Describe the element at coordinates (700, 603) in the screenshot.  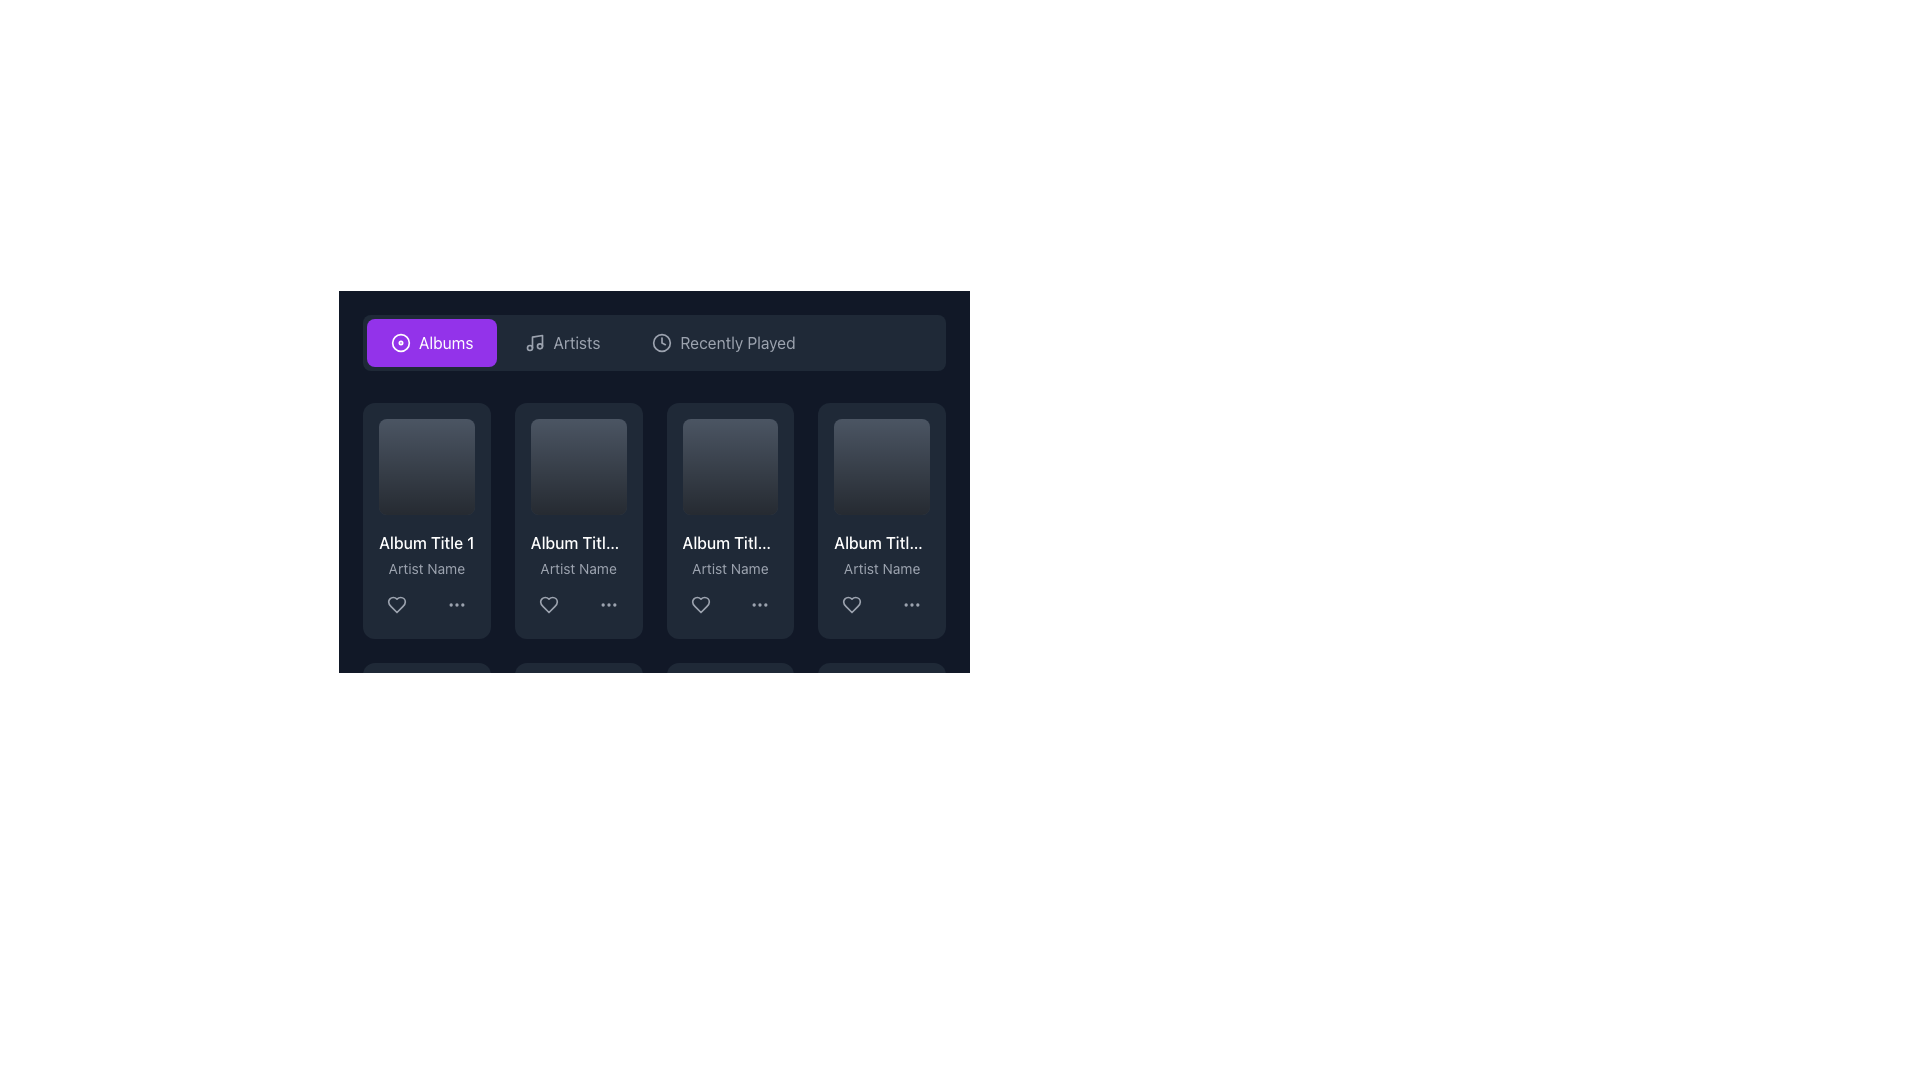
I see `the heart icon button located below 'Artist Name' in the third card from the left in the album grid to like or unlike the album` at that location.